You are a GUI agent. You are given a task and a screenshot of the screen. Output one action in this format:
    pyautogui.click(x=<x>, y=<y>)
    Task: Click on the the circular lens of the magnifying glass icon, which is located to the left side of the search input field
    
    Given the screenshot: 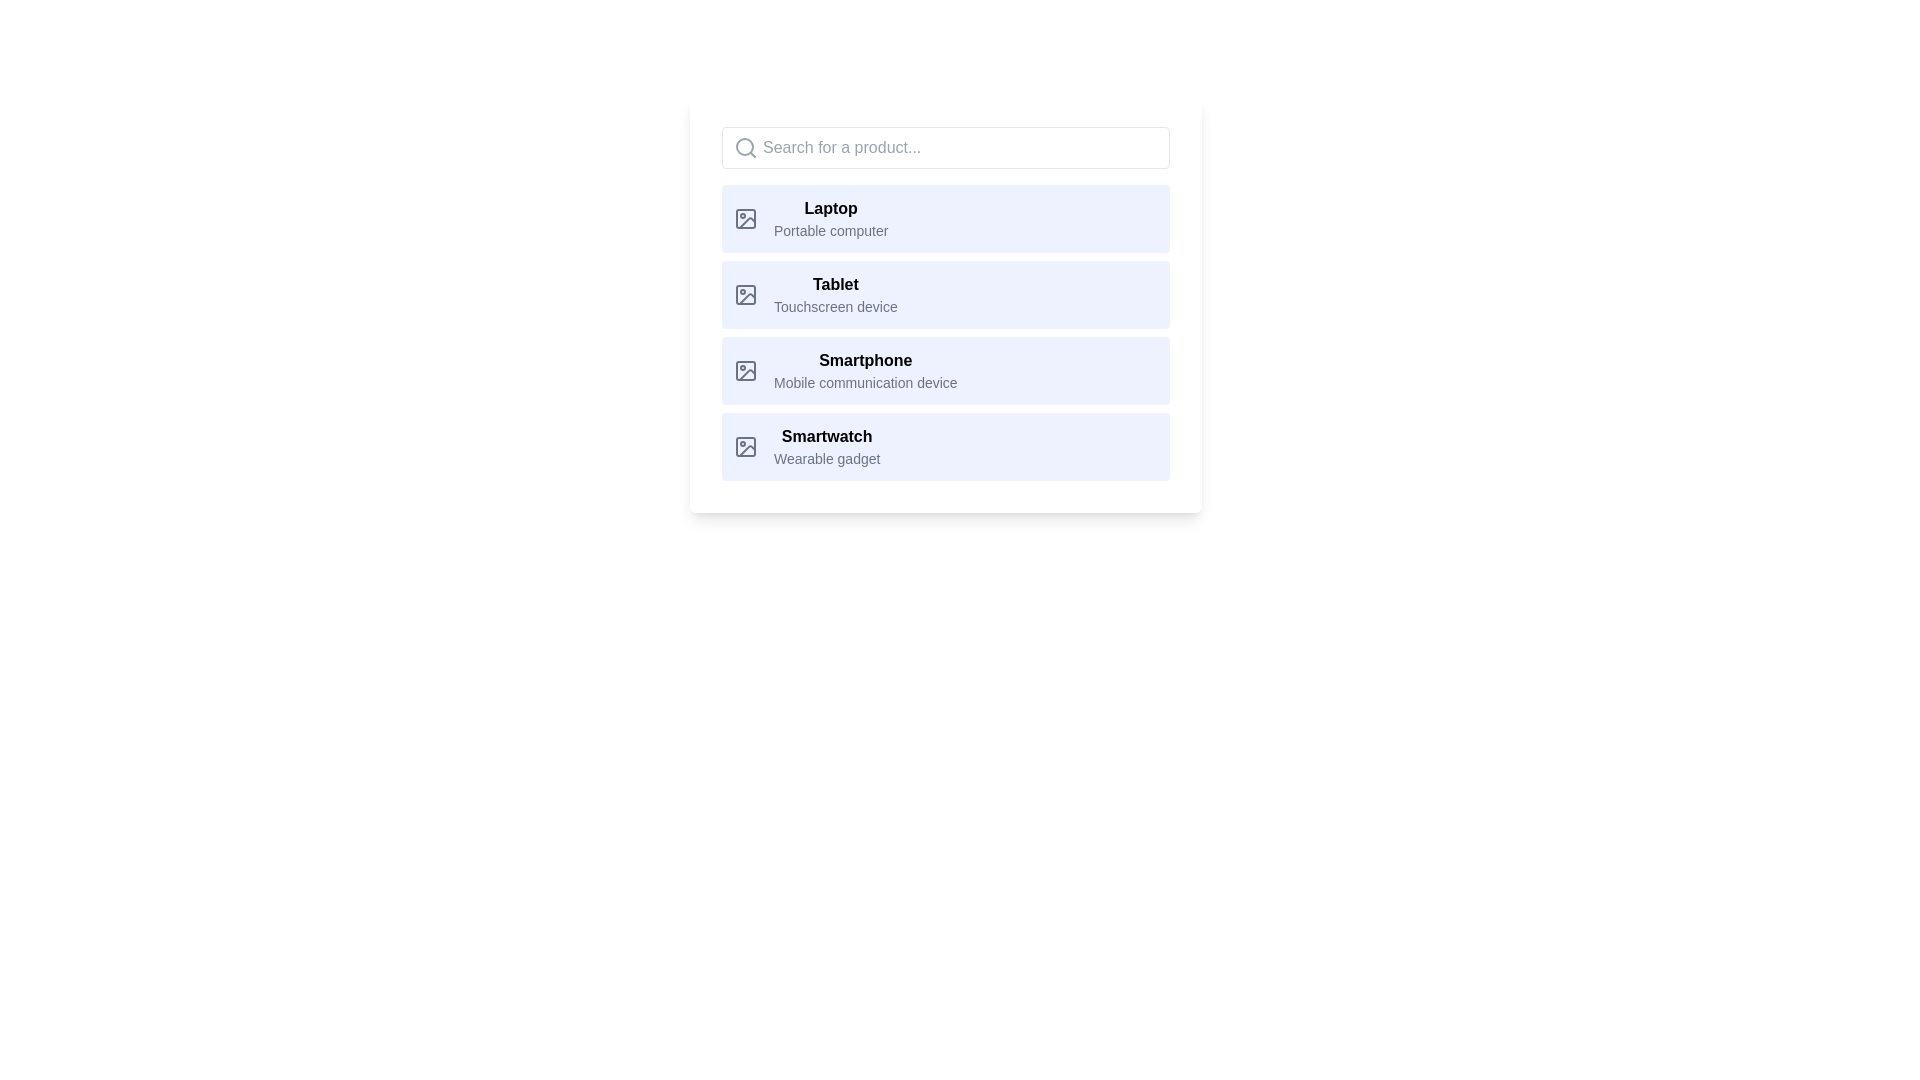 What is the action you would take?
    pyautogui.click(x=743, y=145)
    